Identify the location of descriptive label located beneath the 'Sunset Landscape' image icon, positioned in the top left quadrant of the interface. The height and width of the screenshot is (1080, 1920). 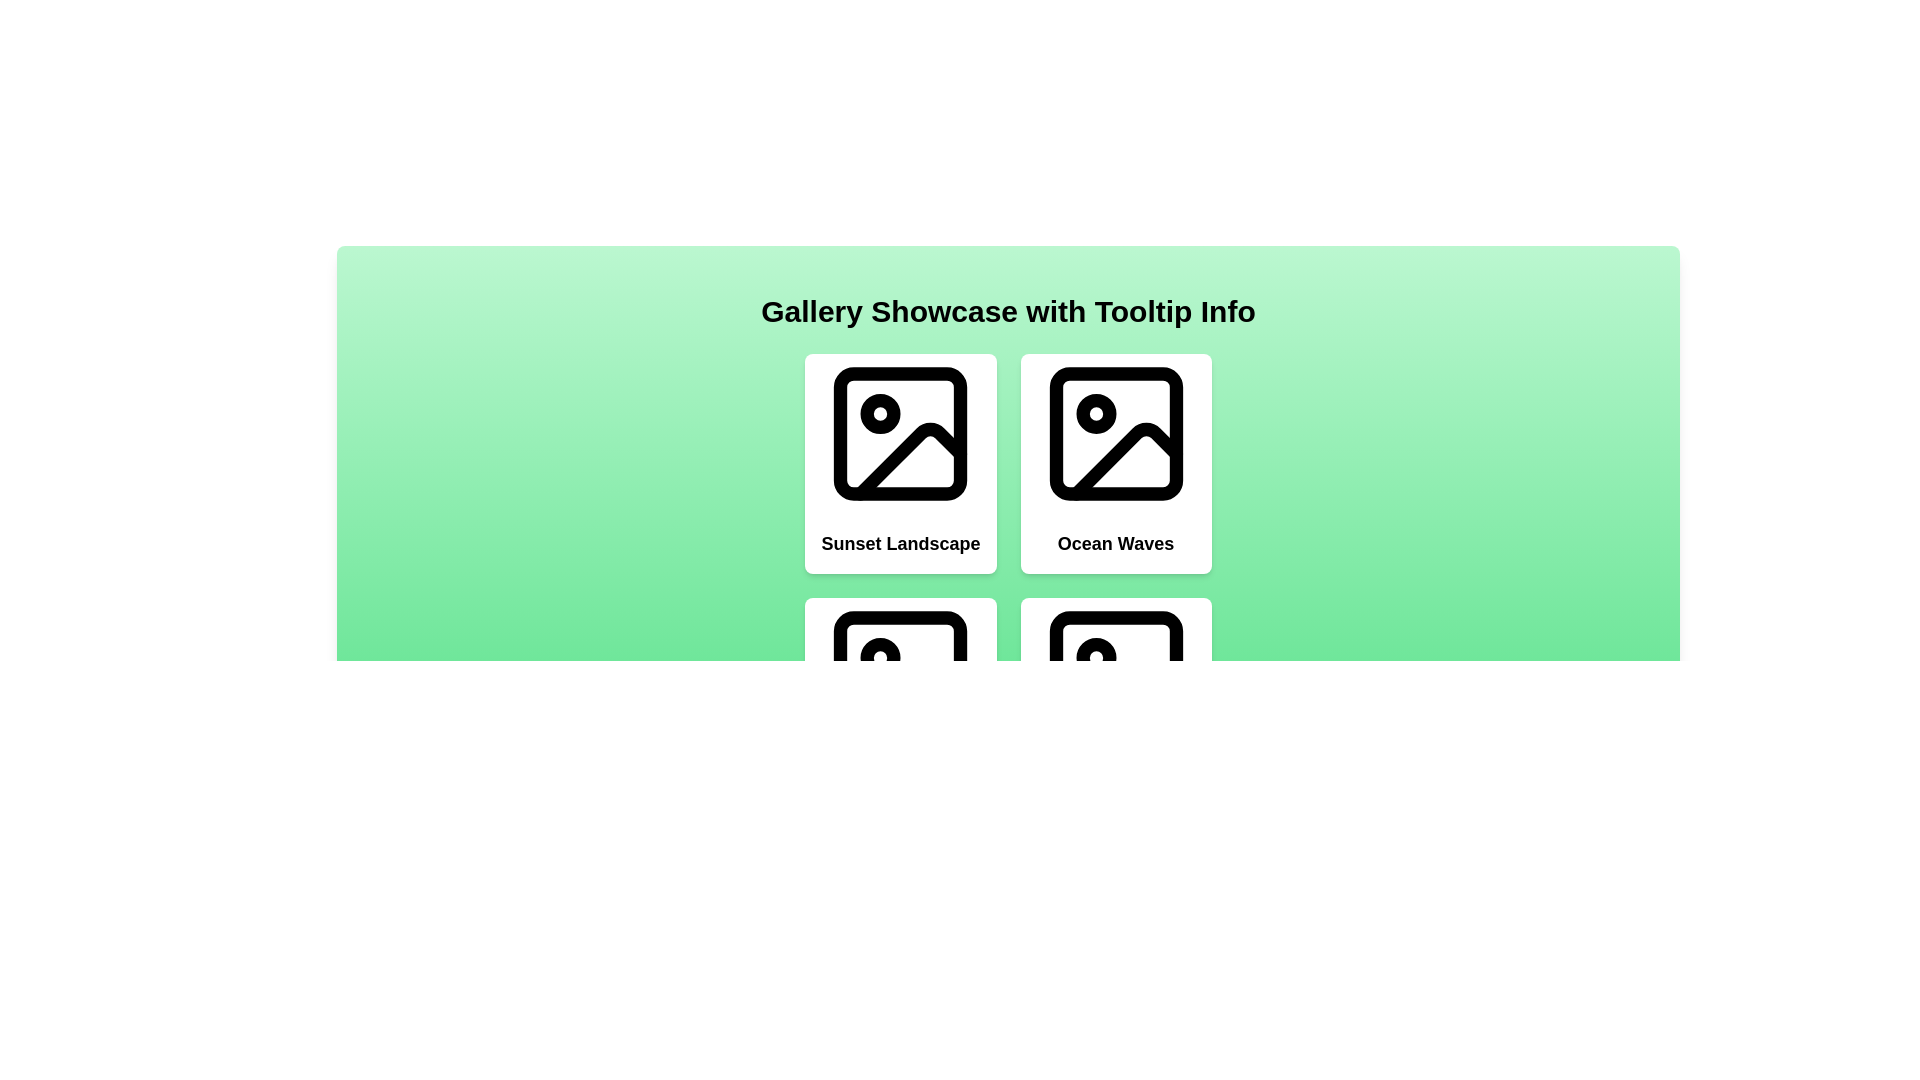
(900, 543).